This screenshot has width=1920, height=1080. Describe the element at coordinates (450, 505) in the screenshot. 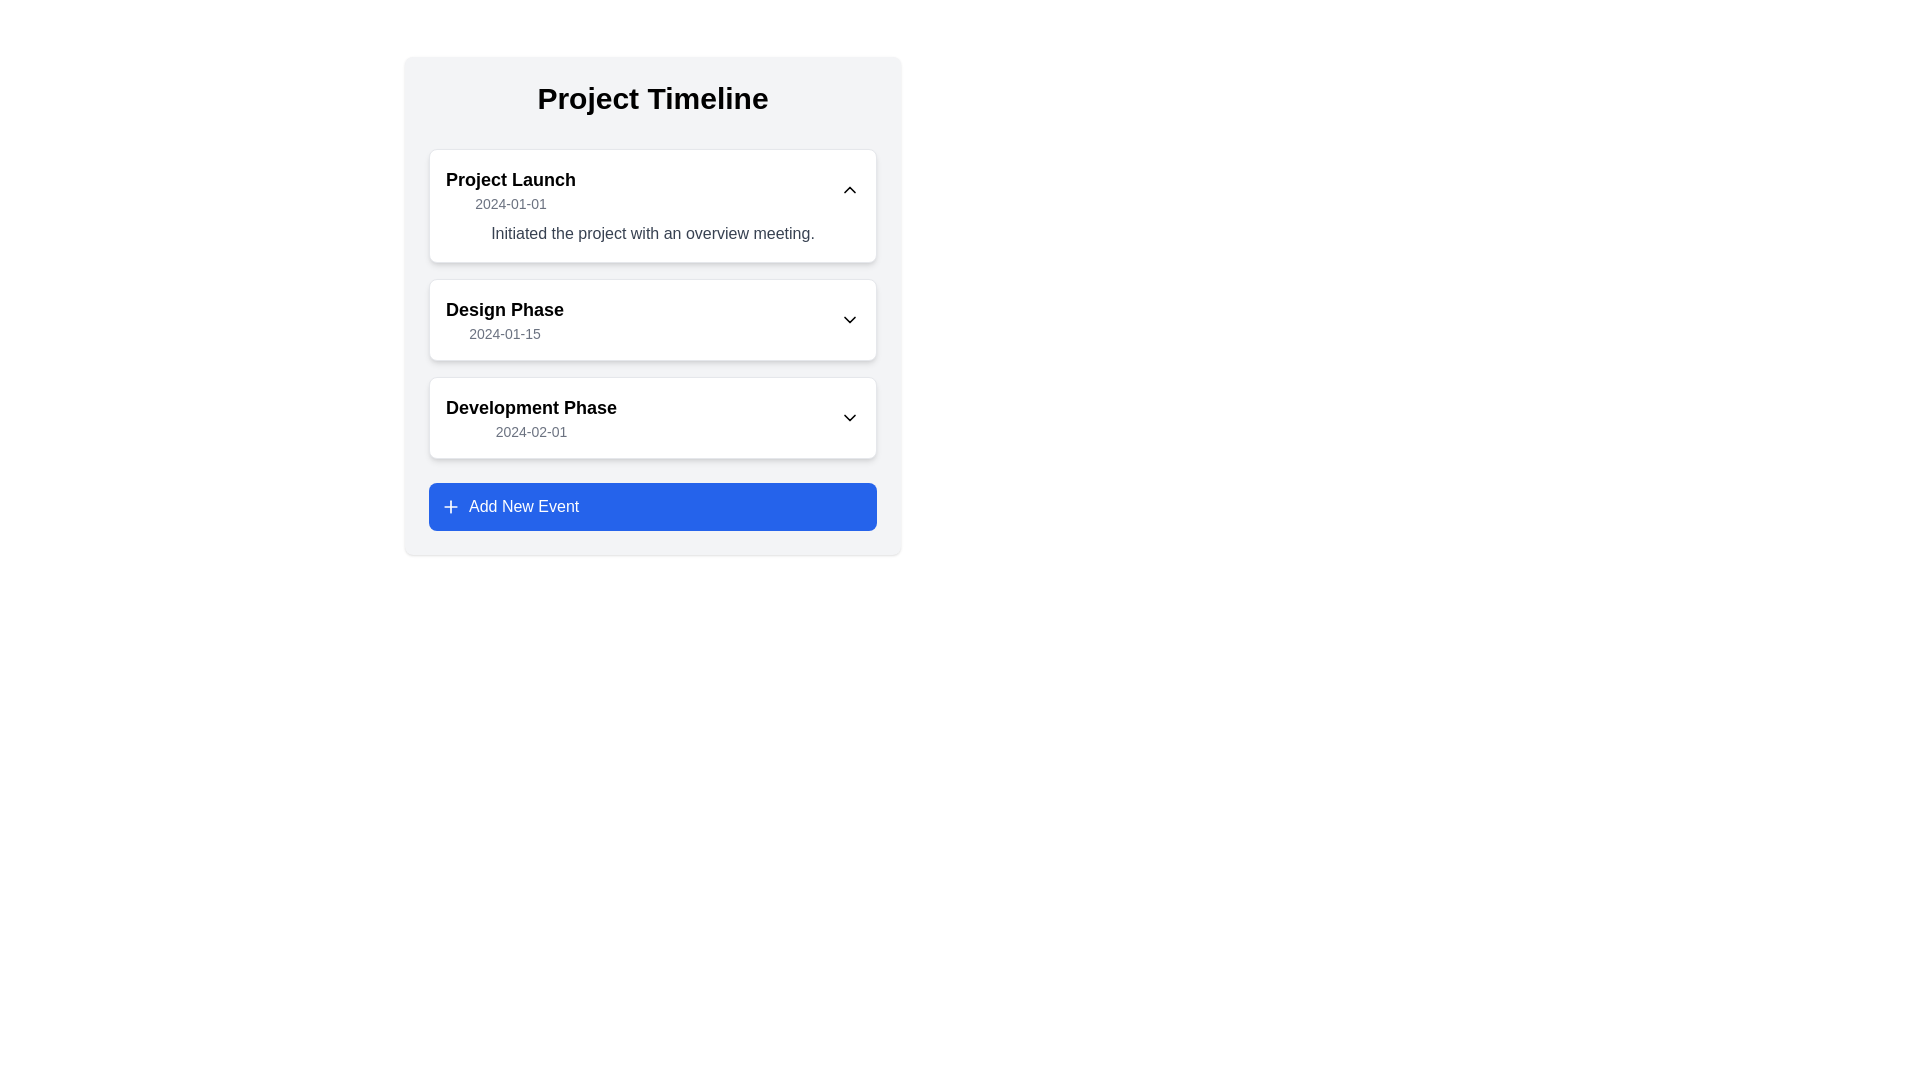

I see `the small plus sign icon located to the left of the 'Add New Event' button` at that location.